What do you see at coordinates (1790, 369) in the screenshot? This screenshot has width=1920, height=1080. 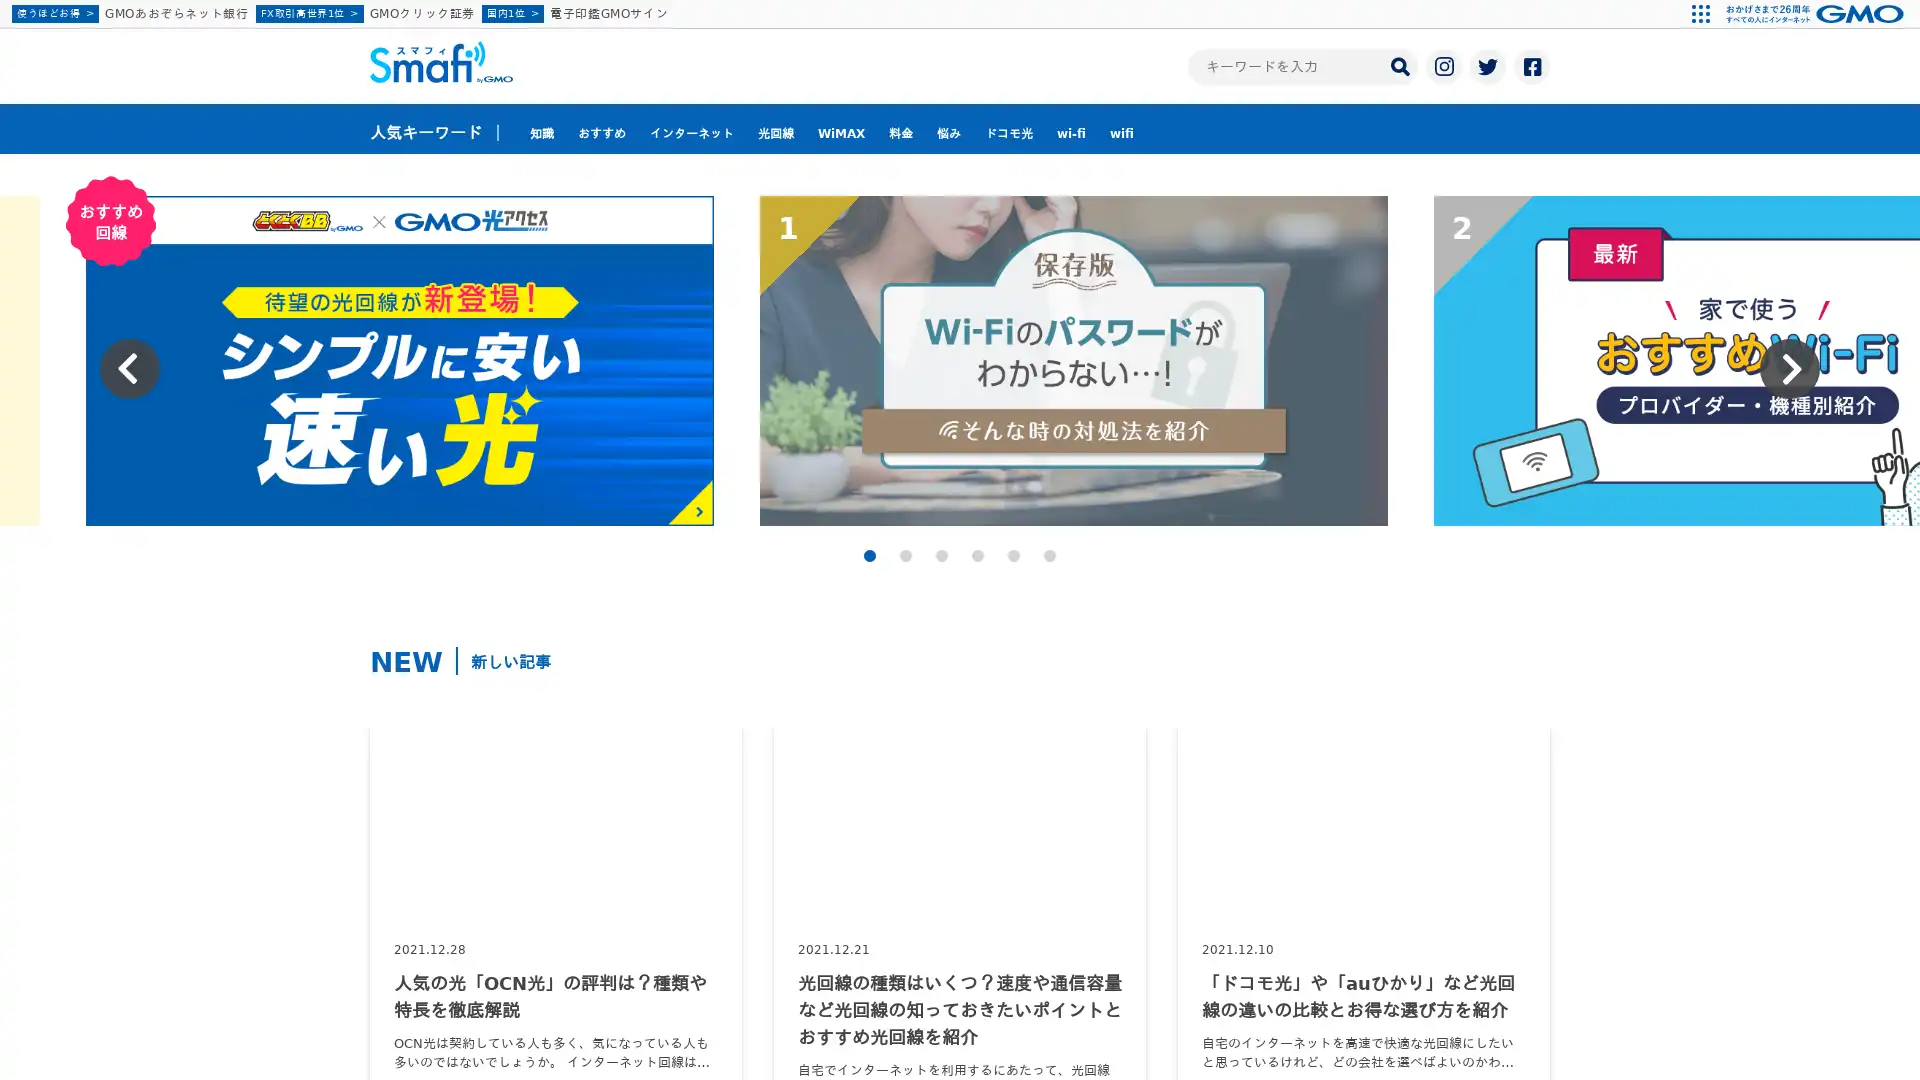 I see `Next` at bounding box center [1790, 369].